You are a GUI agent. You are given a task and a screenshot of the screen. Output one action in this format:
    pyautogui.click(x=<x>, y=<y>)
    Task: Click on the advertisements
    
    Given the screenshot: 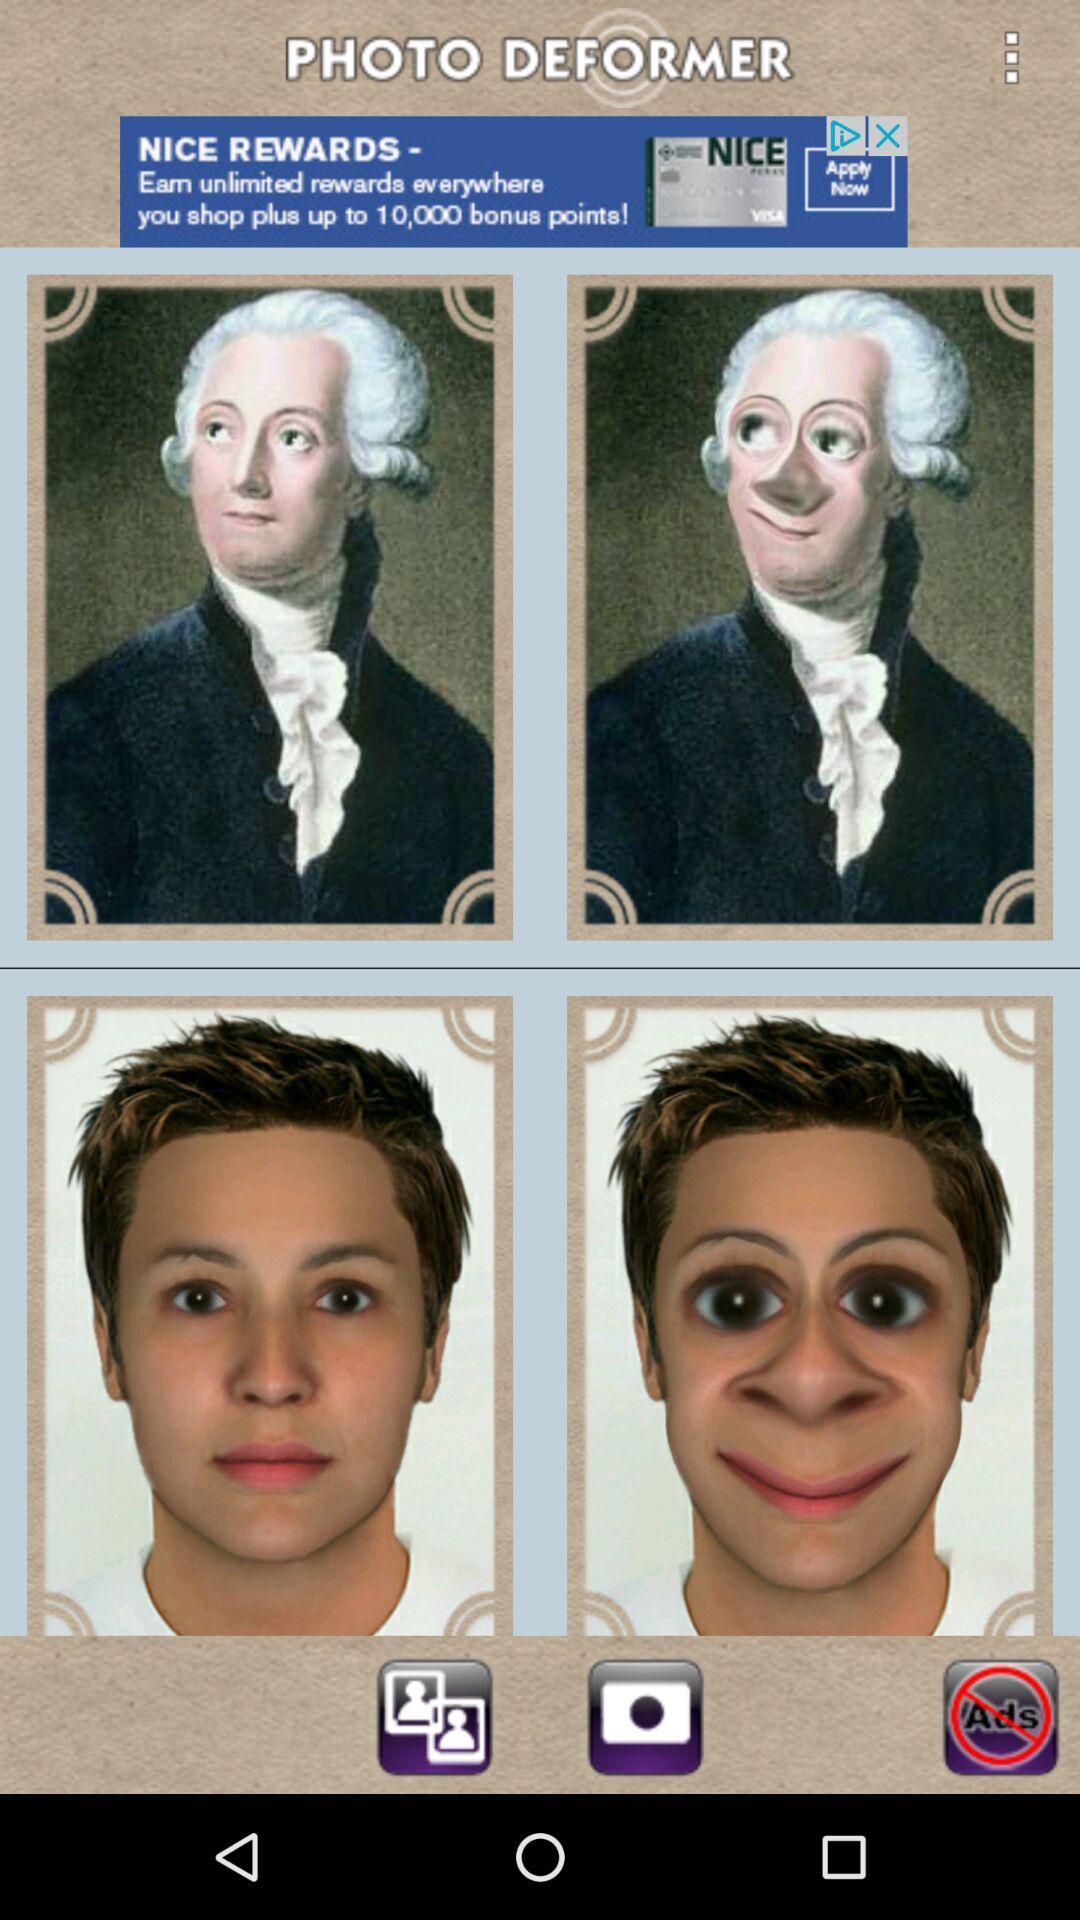 What is the action you would take?
    pyautogui.click(x=1000, y=1713)
    